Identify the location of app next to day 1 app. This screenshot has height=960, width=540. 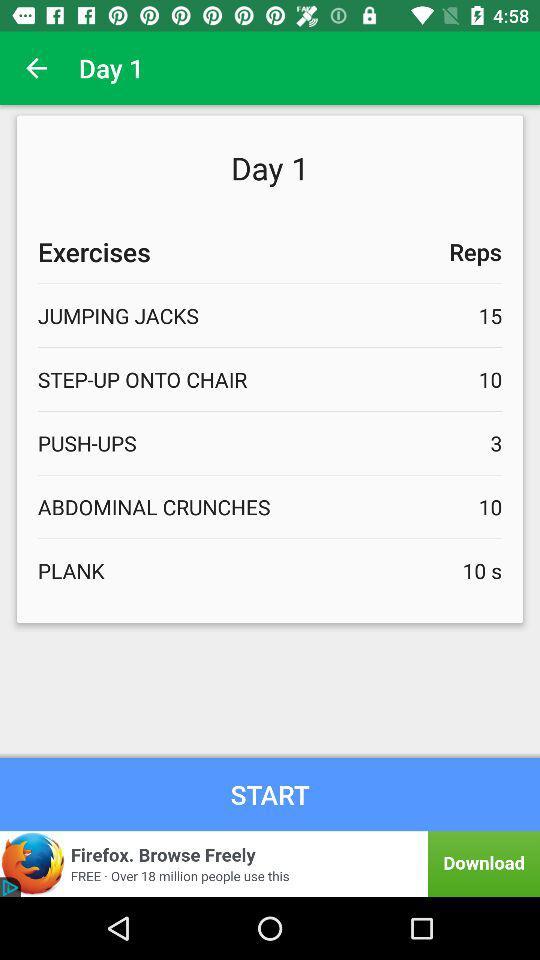
(36, 68).